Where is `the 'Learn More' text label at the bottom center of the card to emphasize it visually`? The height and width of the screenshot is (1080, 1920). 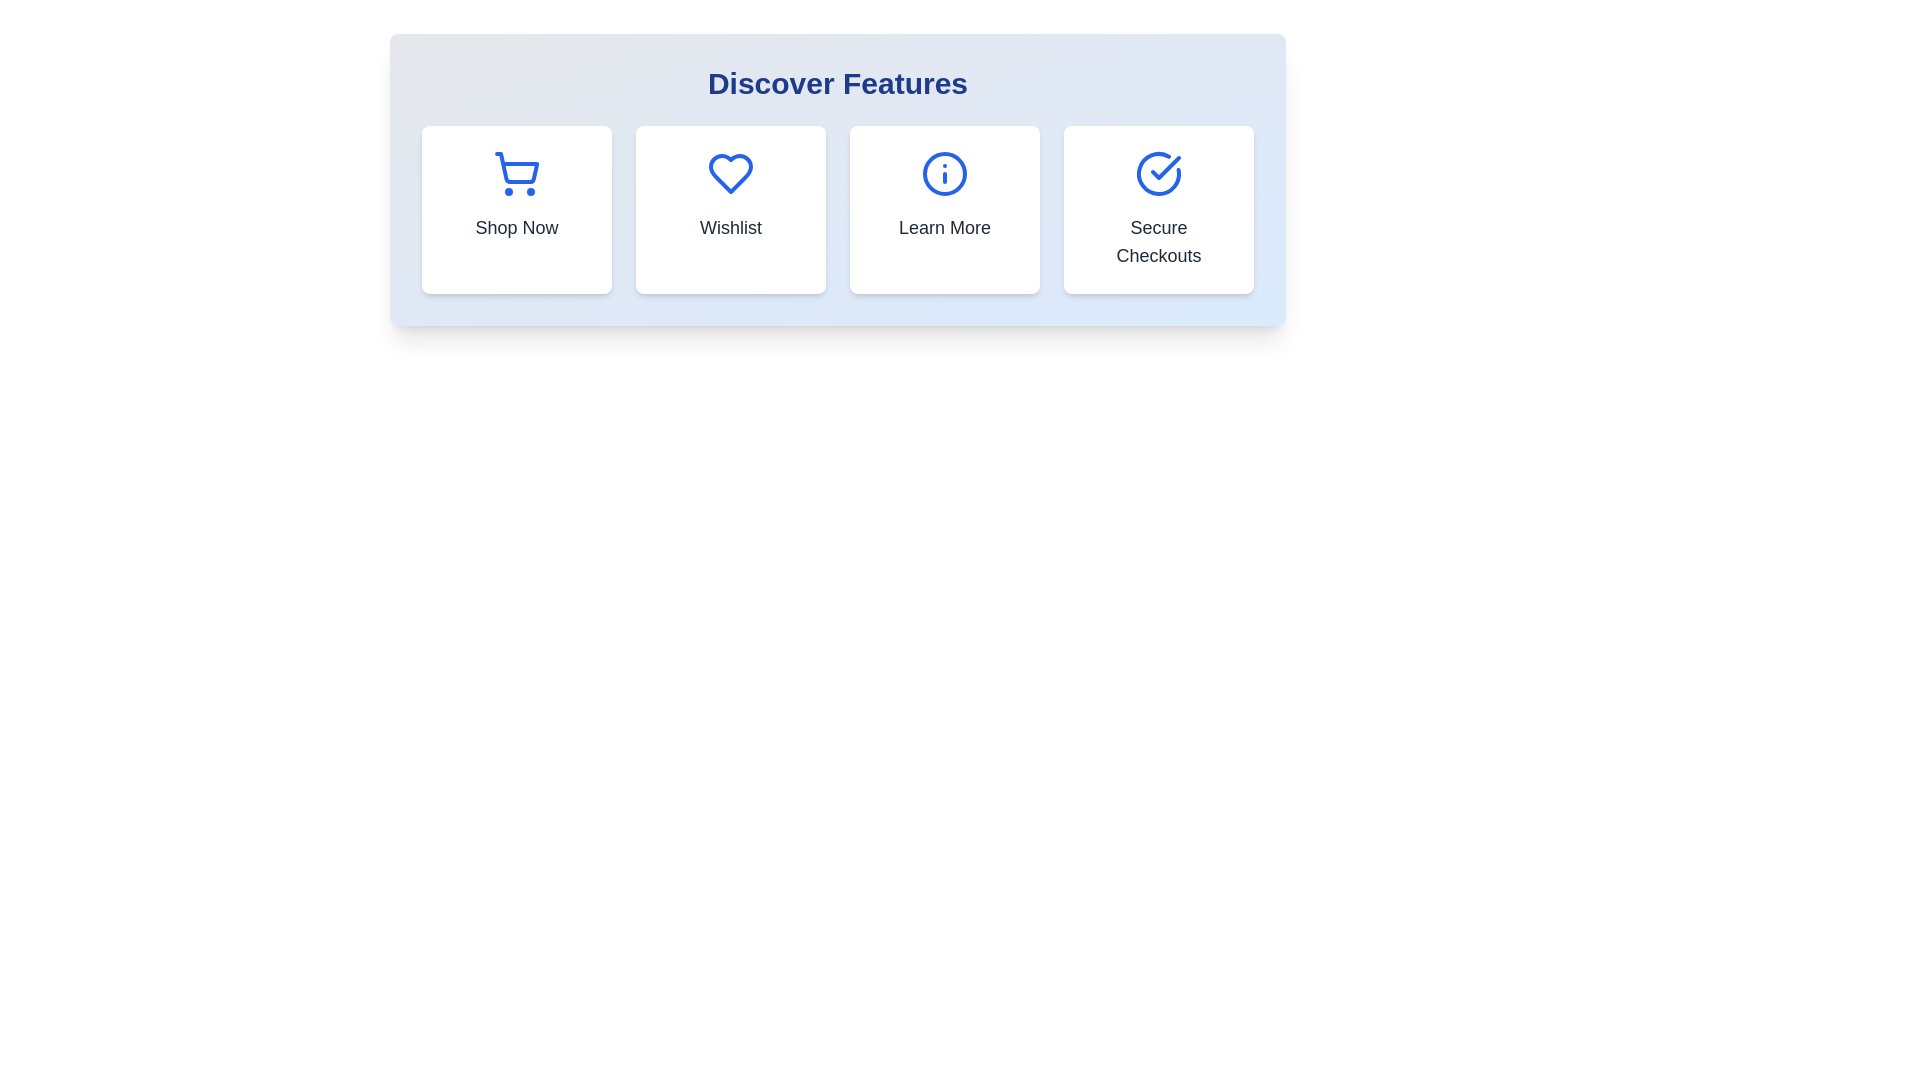 the 'Learn More' text label at the bottom center of the card to emphasize it visually is located at coordinates (944, 226).